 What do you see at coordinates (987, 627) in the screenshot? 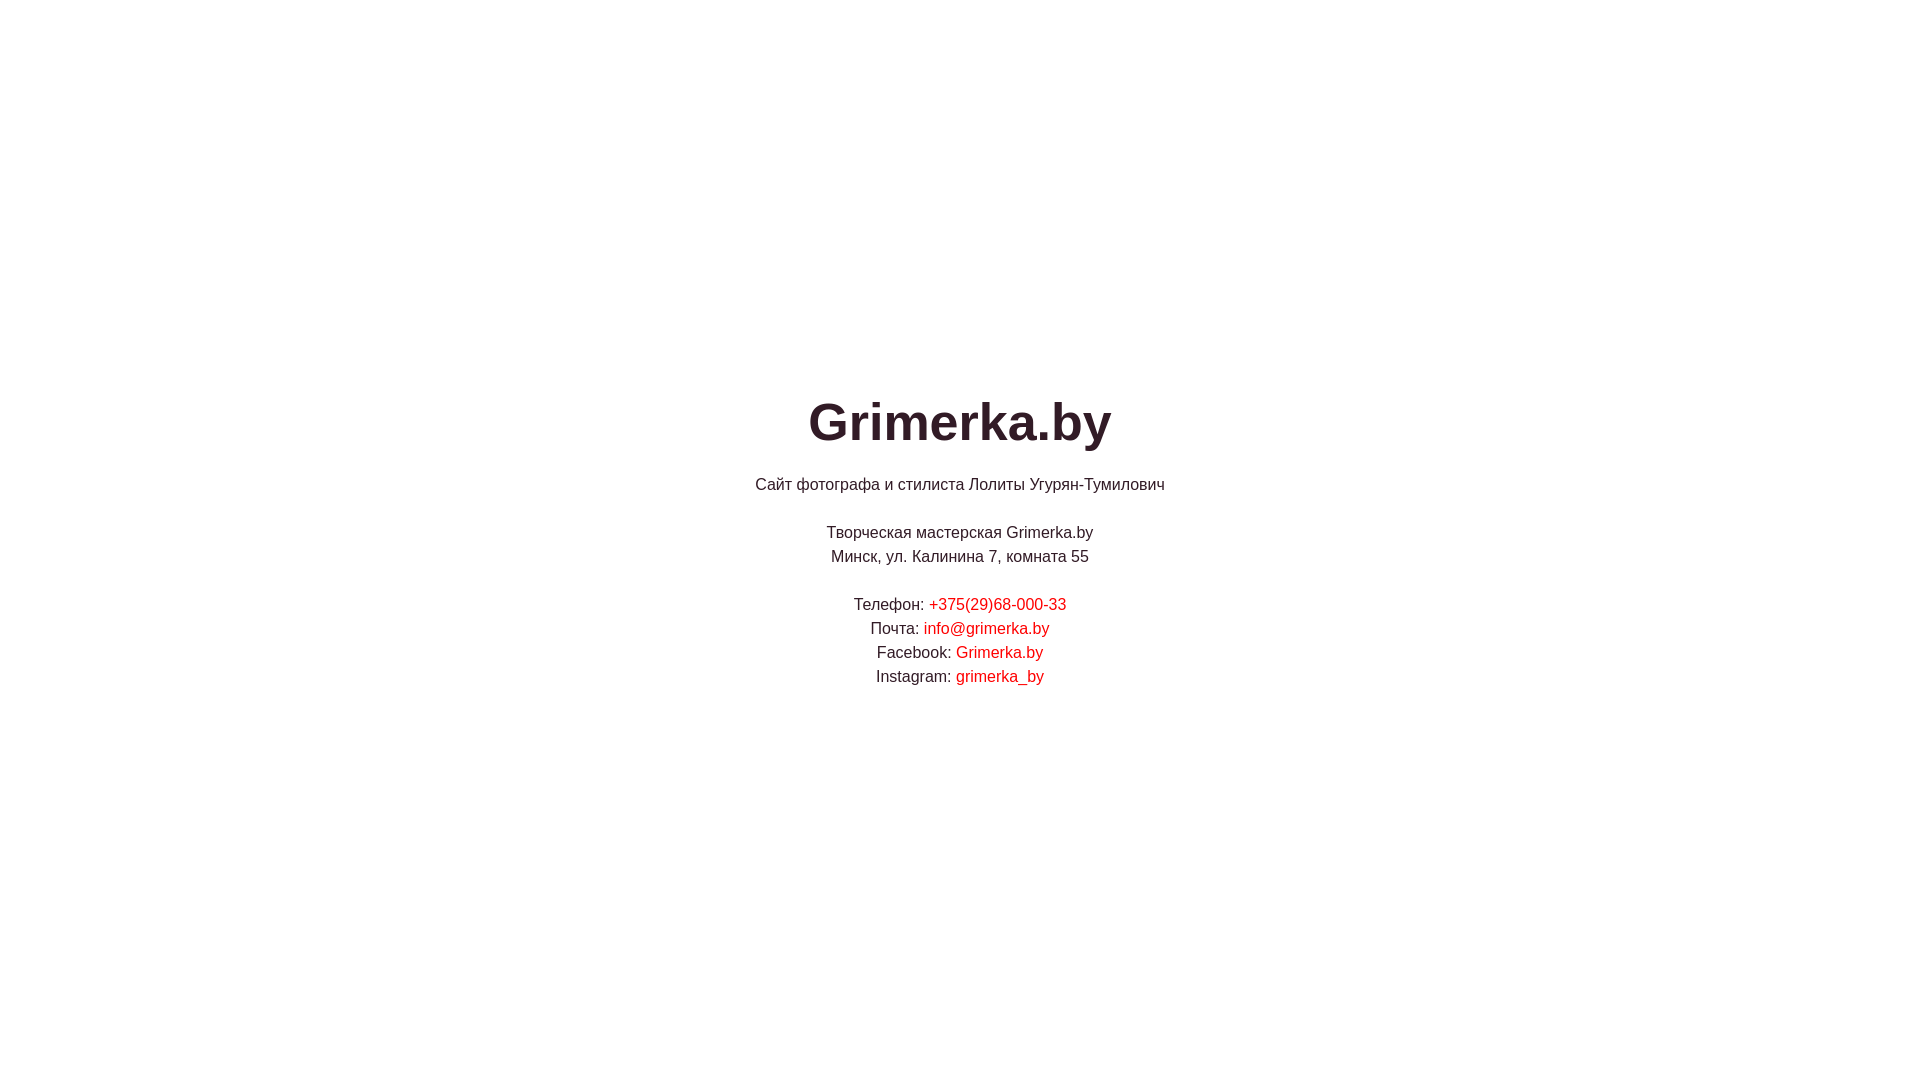
I see `'info@grimerka.by'` at bounding box center [987, 627].